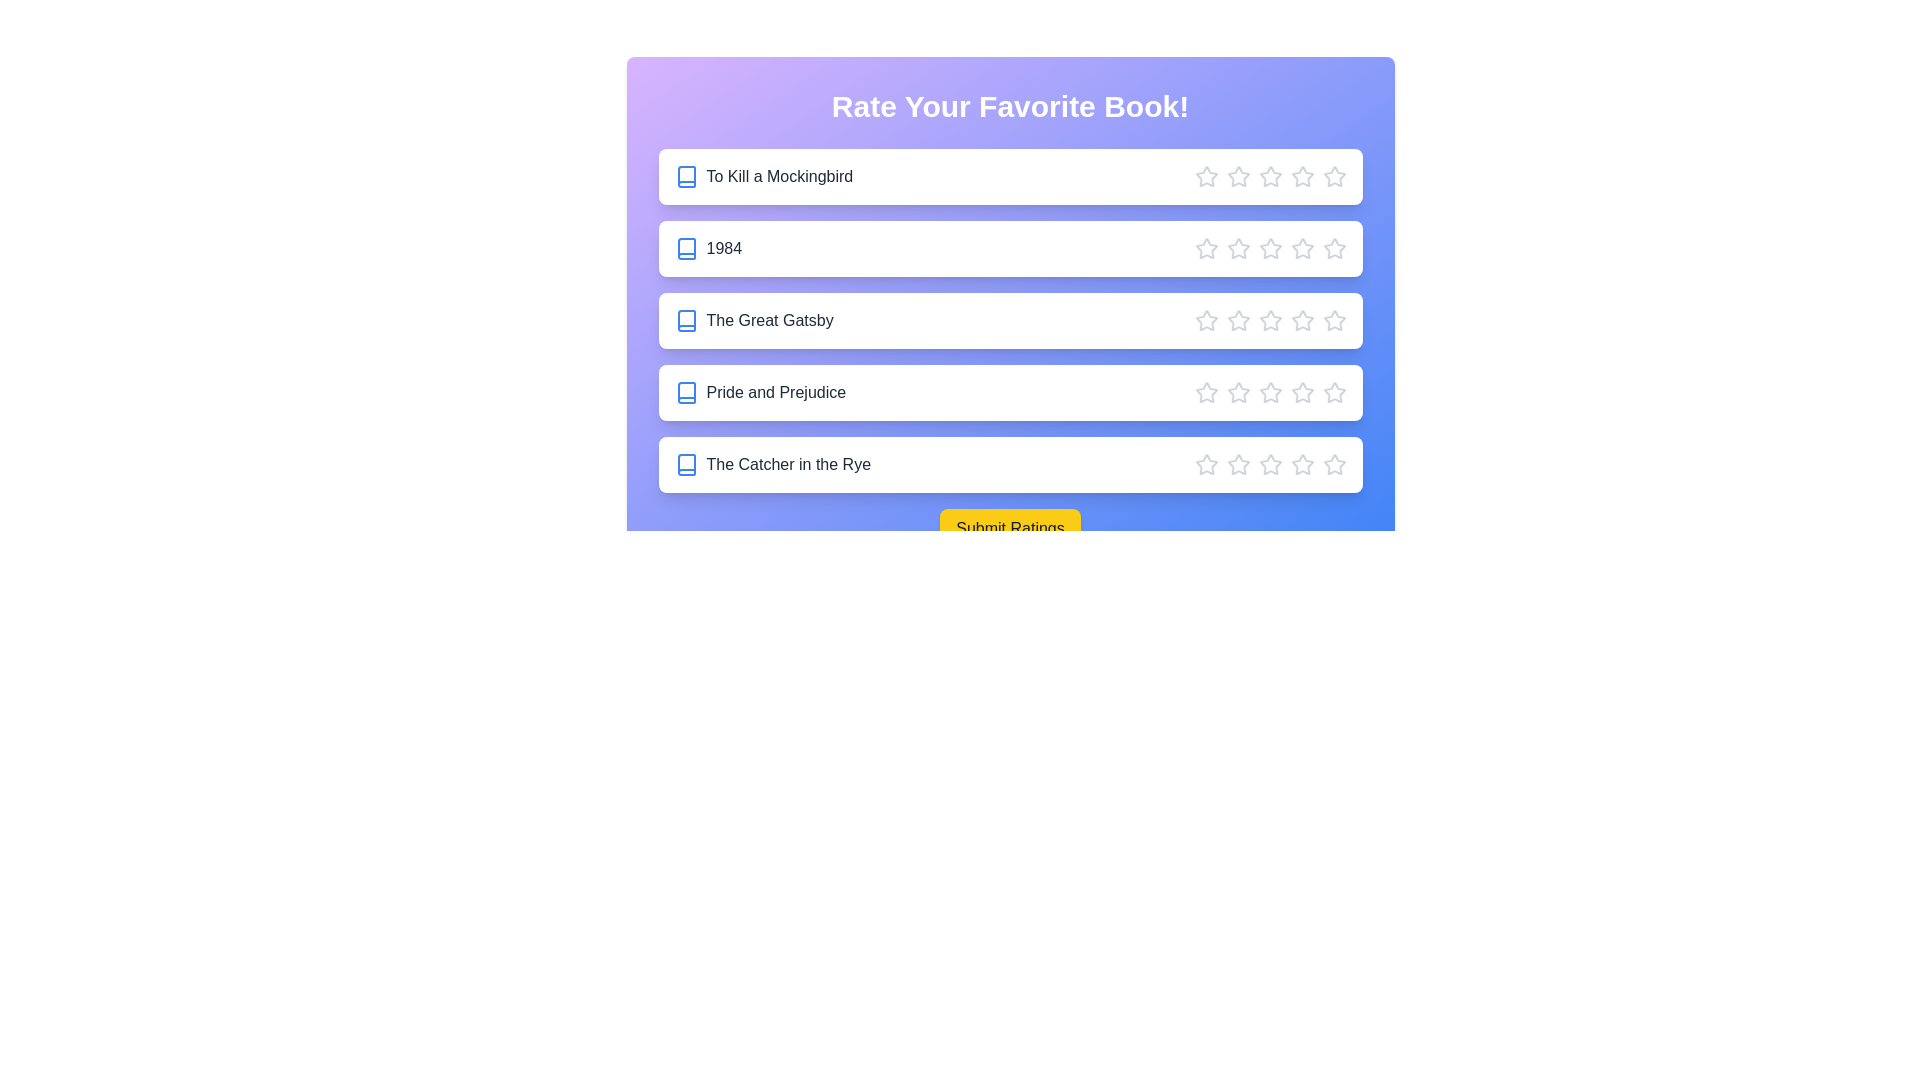  I want to click on the star corresponding to 1 stars for the book '1984', so click(1205, 248).